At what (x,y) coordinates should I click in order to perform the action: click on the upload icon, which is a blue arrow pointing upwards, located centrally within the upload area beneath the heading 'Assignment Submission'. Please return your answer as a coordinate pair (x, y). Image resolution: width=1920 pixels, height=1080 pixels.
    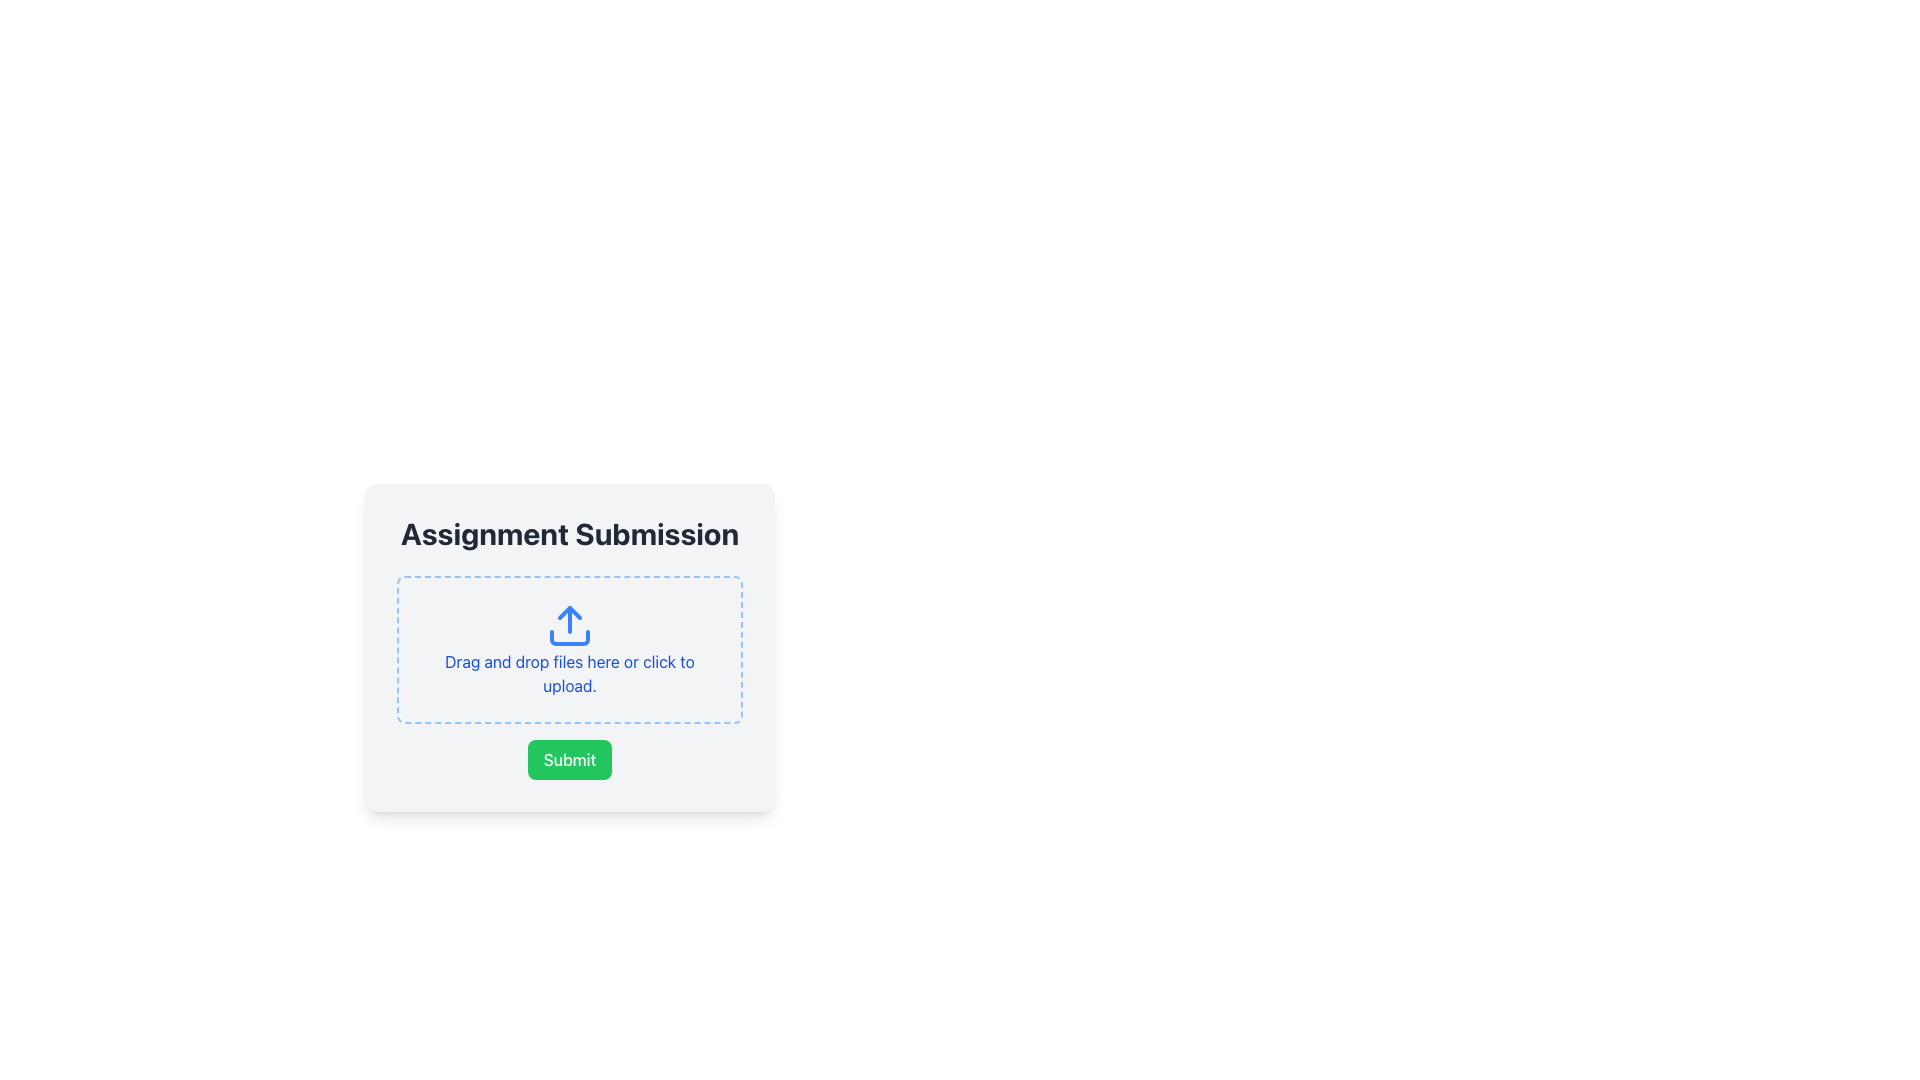
    Looking at the image, I should click on (569, 624).